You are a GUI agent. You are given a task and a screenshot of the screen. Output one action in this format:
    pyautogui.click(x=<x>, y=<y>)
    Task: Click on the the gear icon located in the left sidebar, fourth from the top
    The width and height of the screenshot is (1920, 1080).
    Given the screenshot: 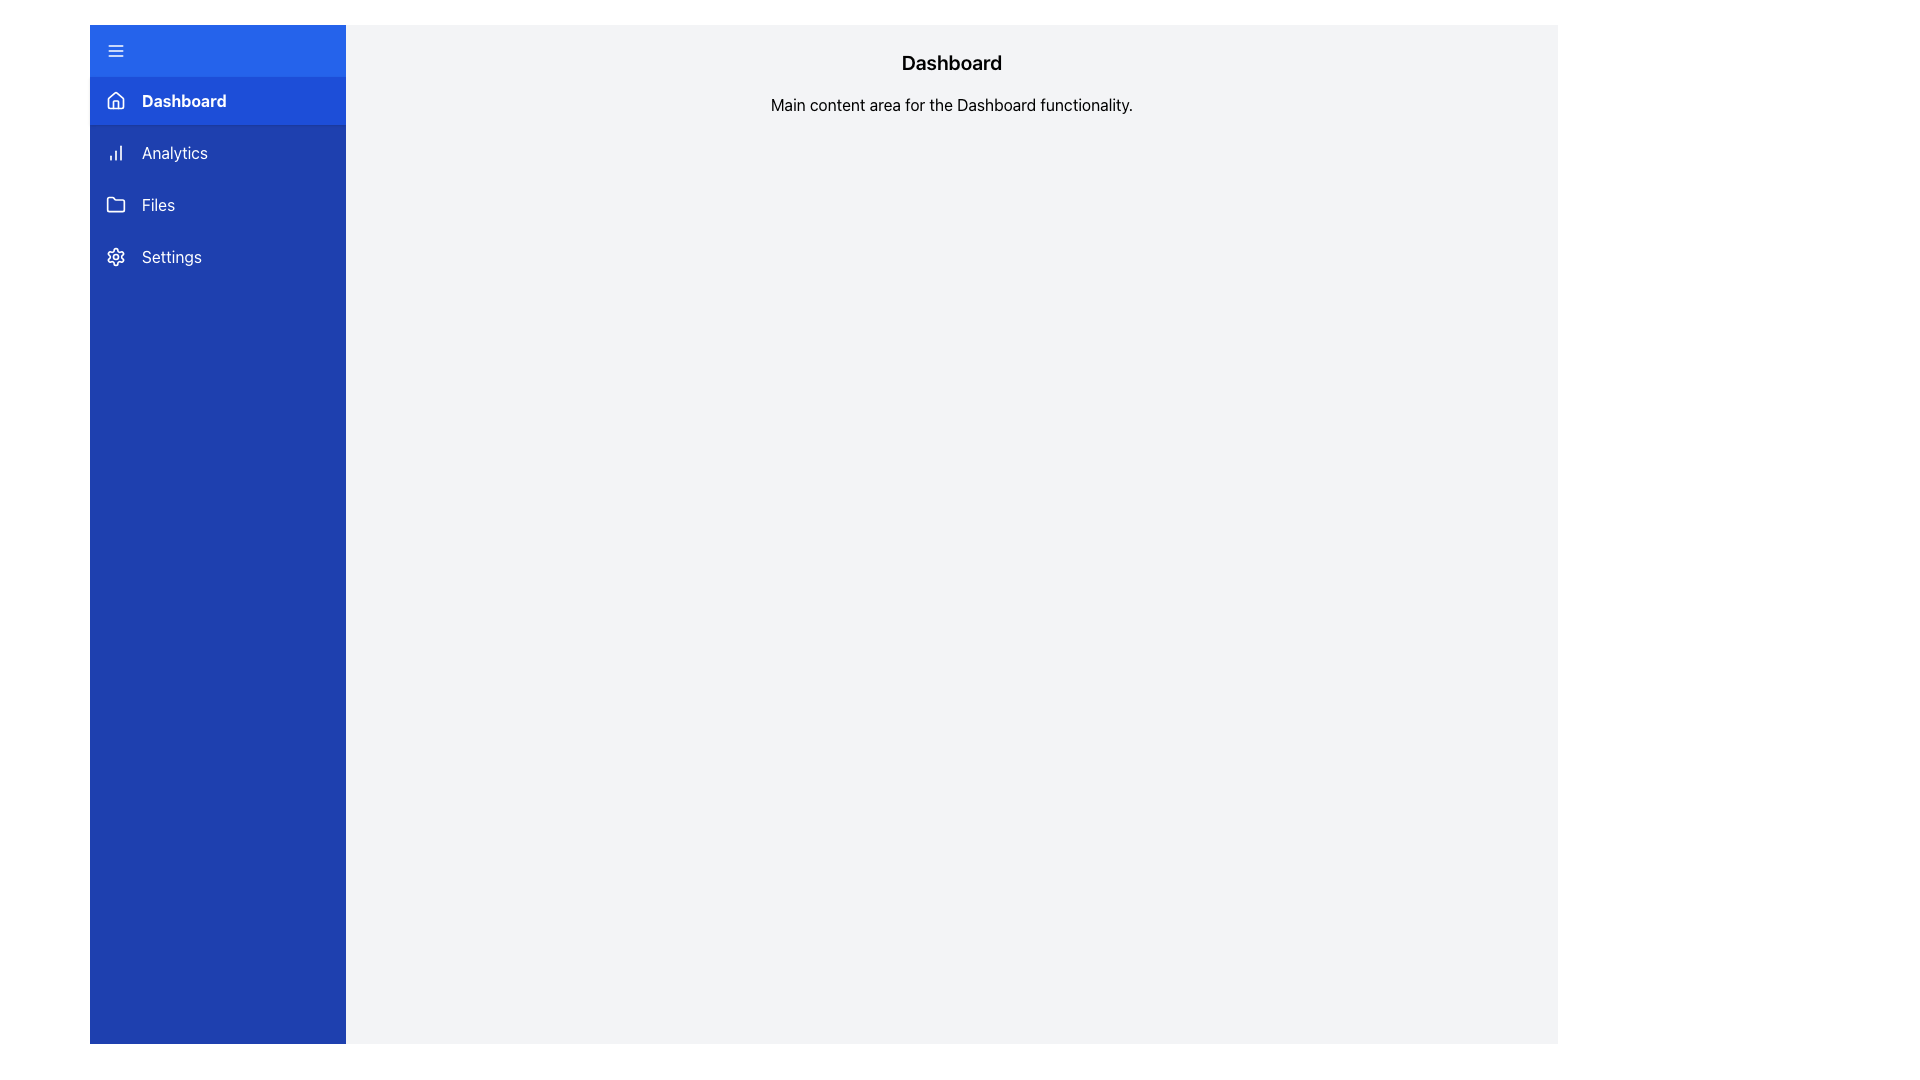 What is the action you would take?
    pyautogui.click(x=114, y=256)
    